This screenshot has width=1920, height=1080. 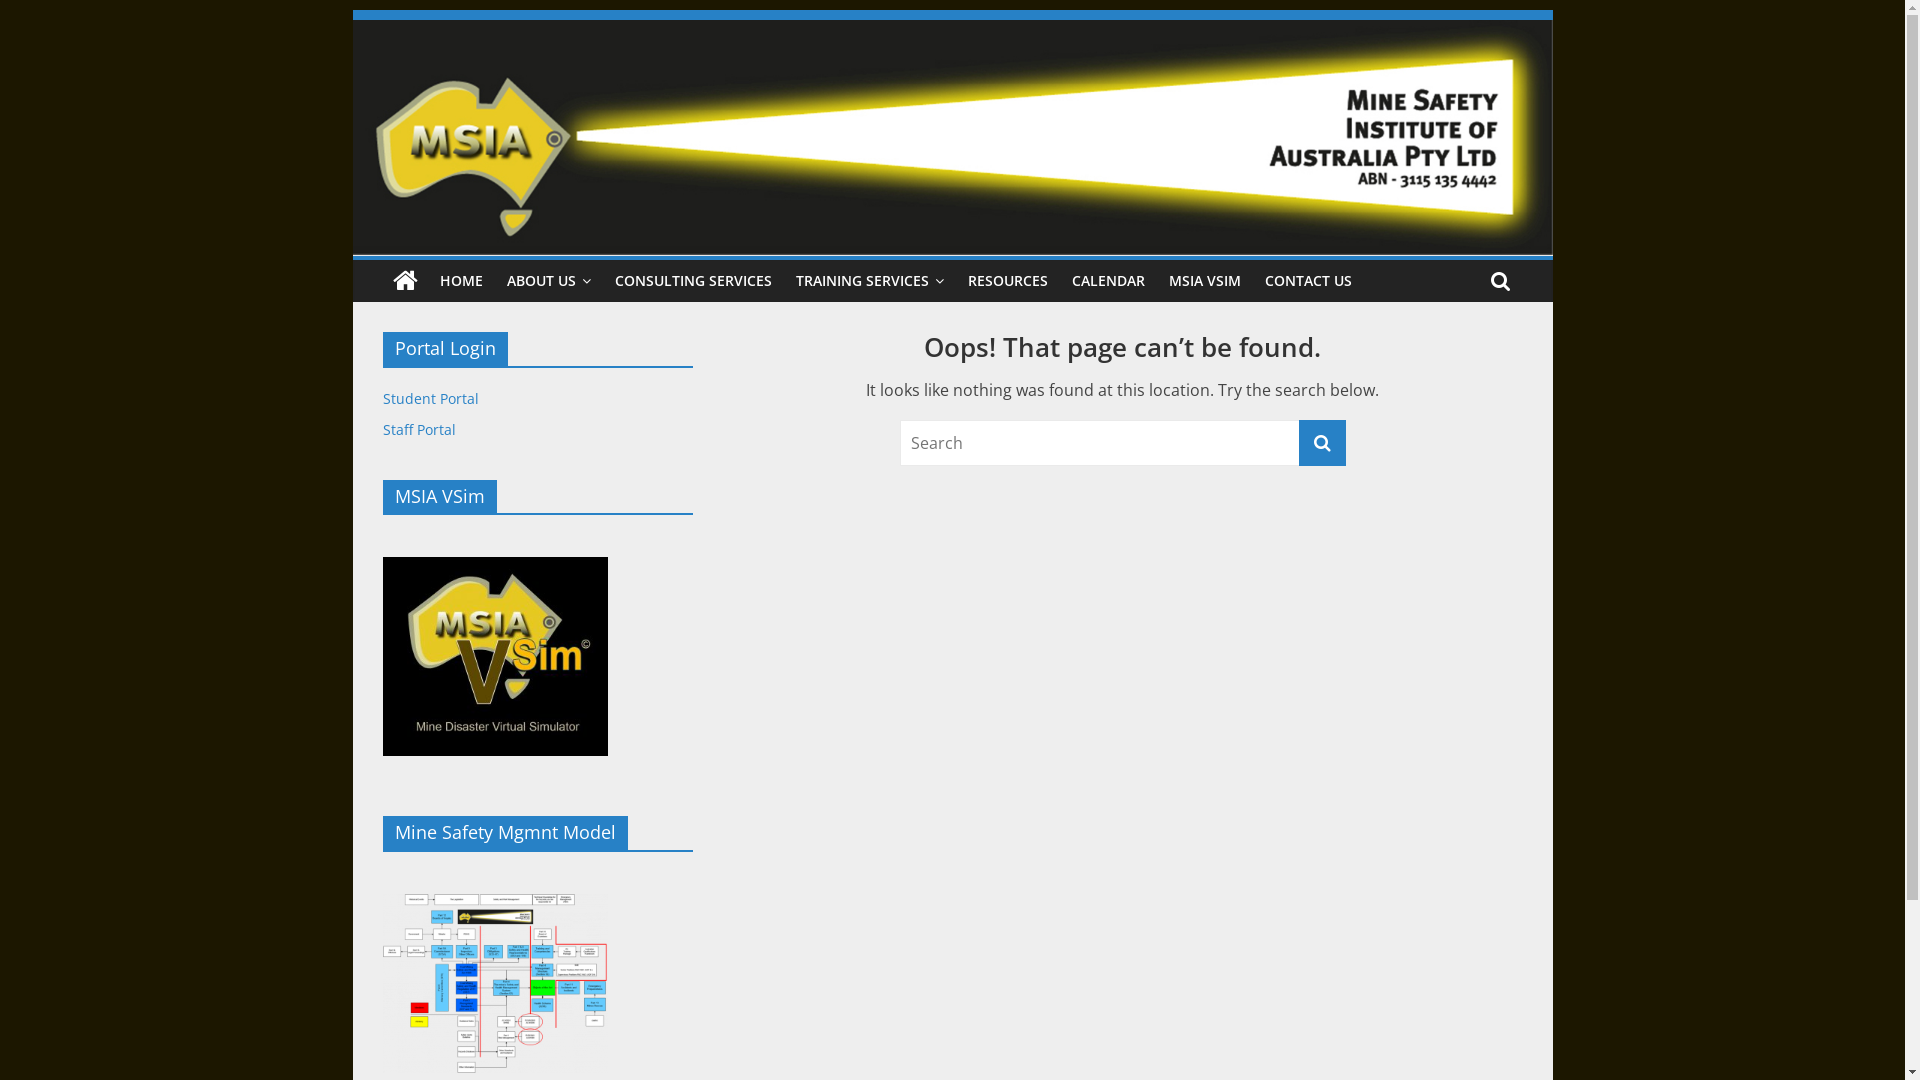 I want to click on 'Mine Safety Institute of Australia', so click(x=382, y=150).